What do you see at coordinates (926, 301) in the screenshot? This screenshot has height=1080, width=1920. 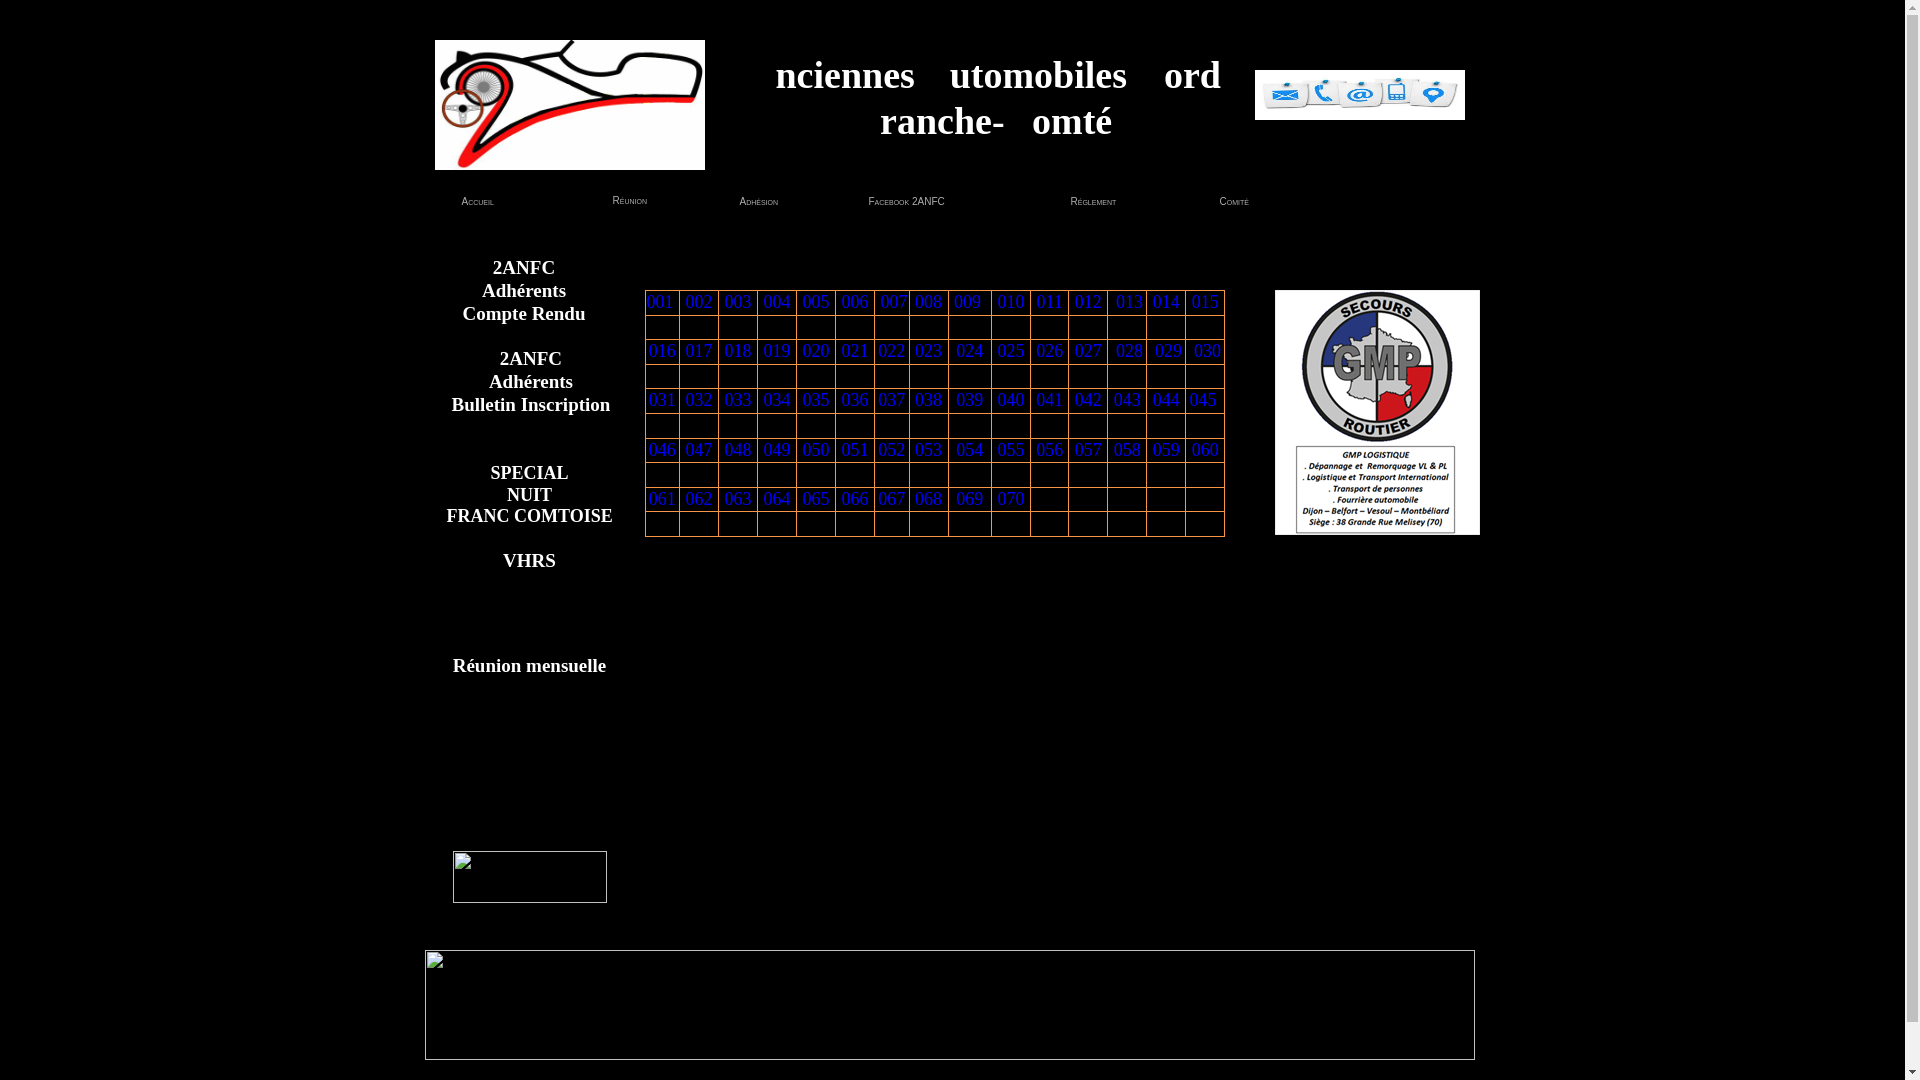 I see `' 008 '` at bounding box center [926, 301].